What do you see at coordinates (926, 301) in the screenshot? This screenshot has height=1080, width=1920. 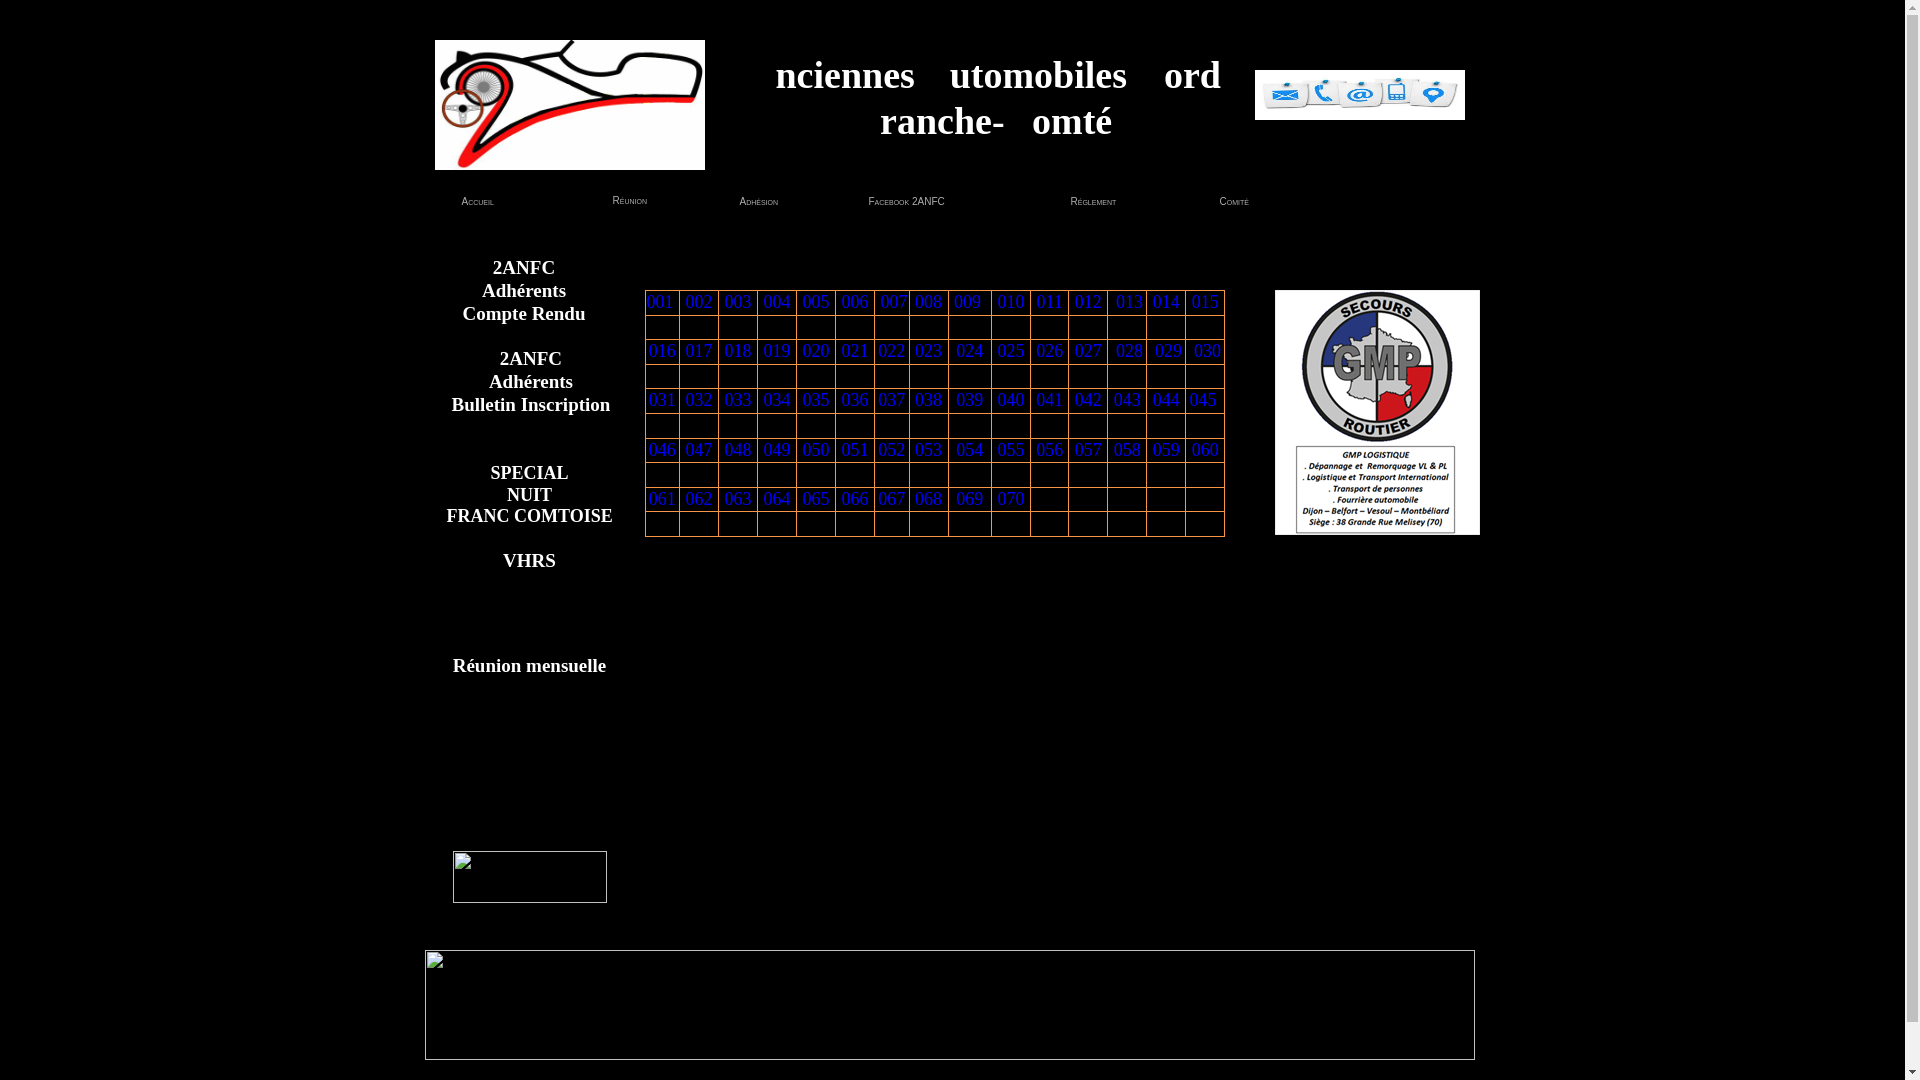 I see `' 008 '` at bounding box center [926, 301].